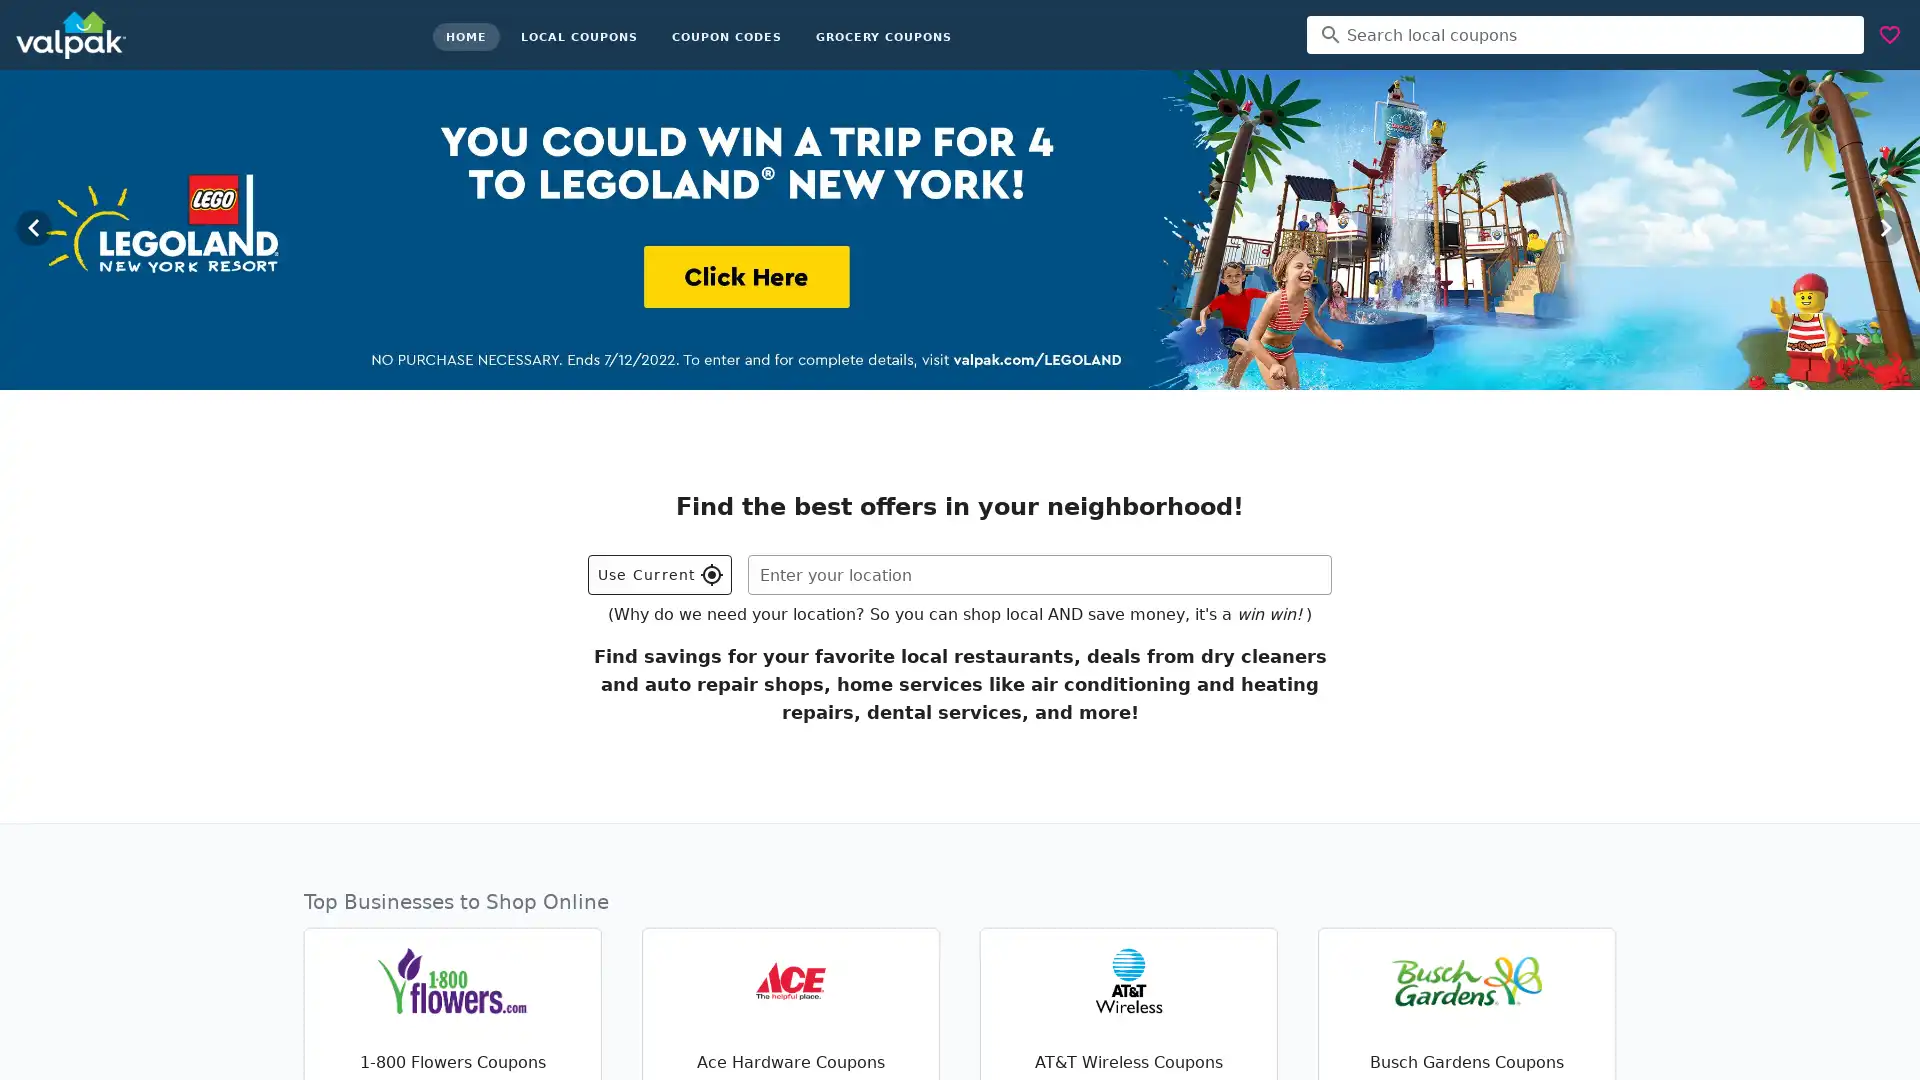  What do you see at coordinates (33, 226) in the screenshot?
I see `Previous visual` at bounding box center [33, 226].